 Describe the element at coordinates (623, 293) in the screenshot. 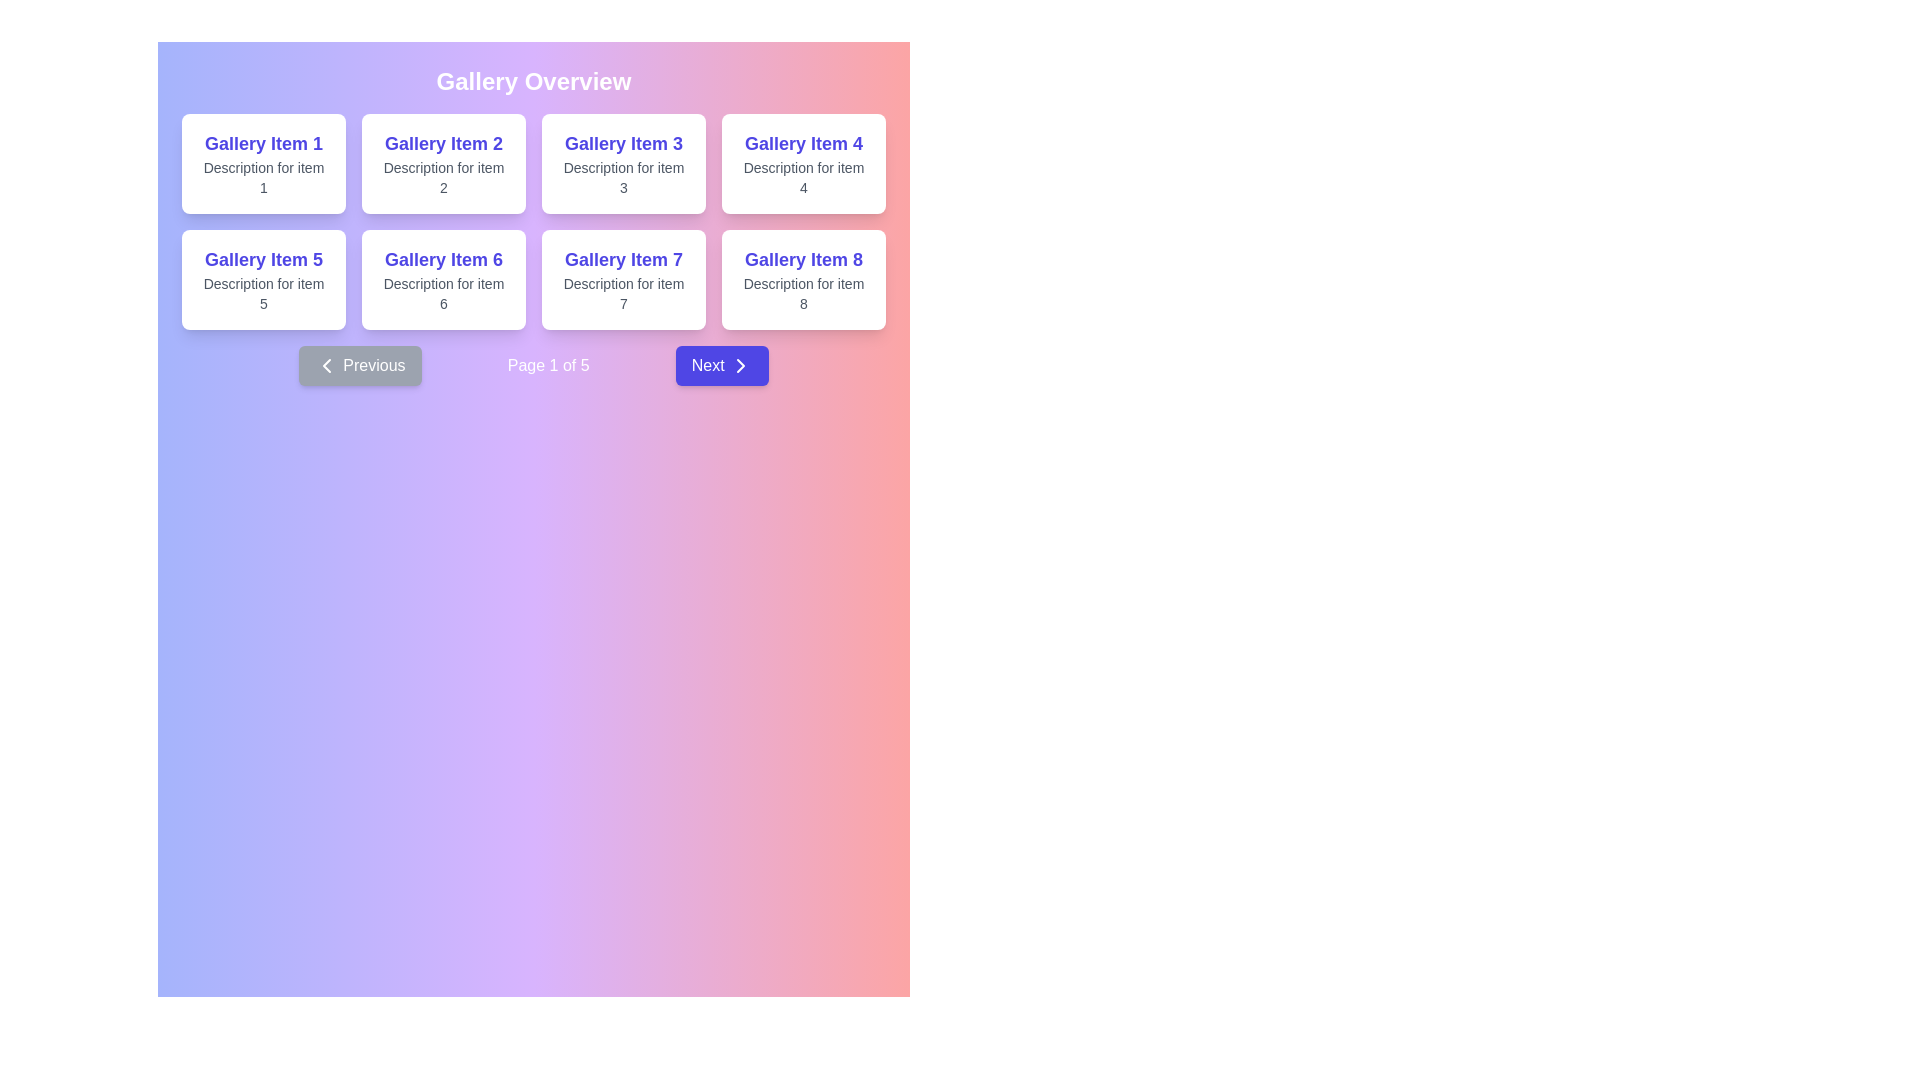

I see `the static text label displaying 'Description for item 7', which is located below the title 'Gallery Item 7' in the card for 'Gallery Item 7'` at that location.